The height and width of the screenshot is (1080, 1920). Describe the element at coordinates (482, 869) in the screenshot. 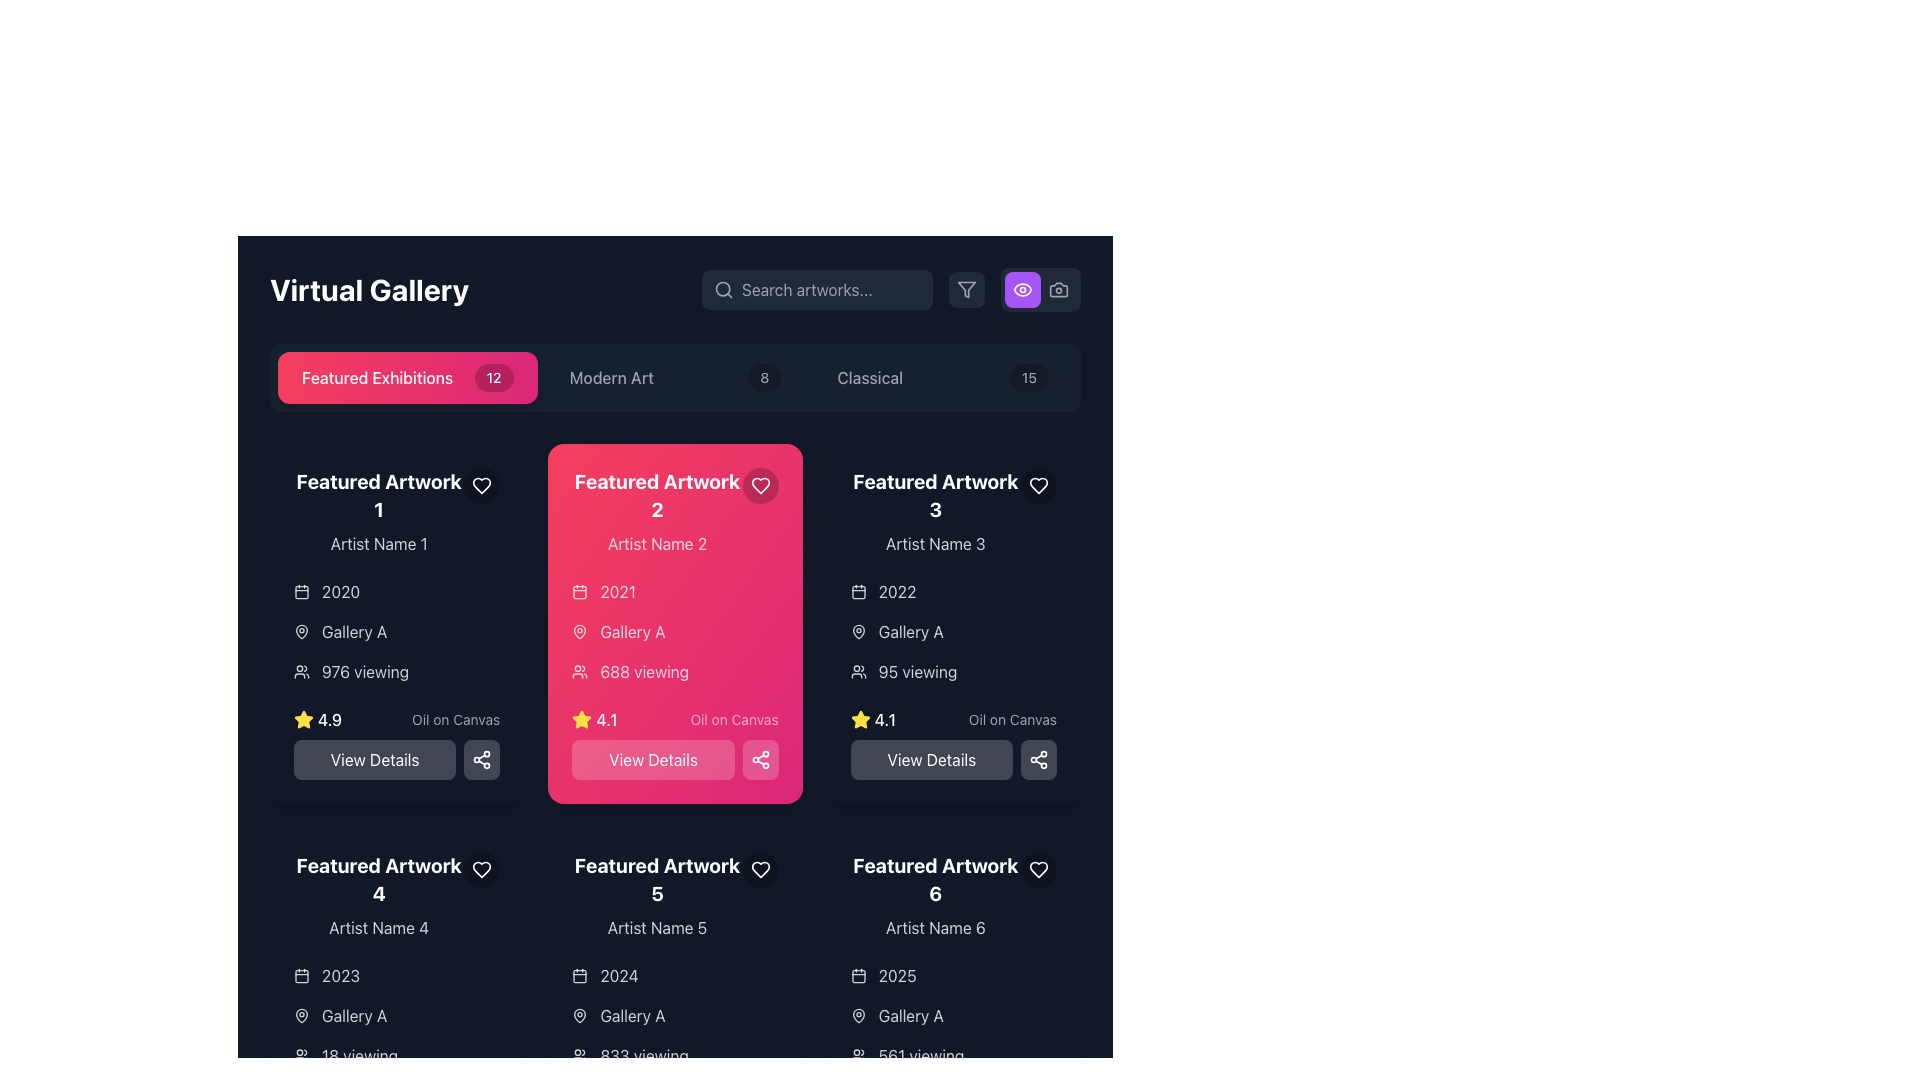

I see `the favorite icon located in the top-right corner of the 'Featured Artwork 4' card` at that location.